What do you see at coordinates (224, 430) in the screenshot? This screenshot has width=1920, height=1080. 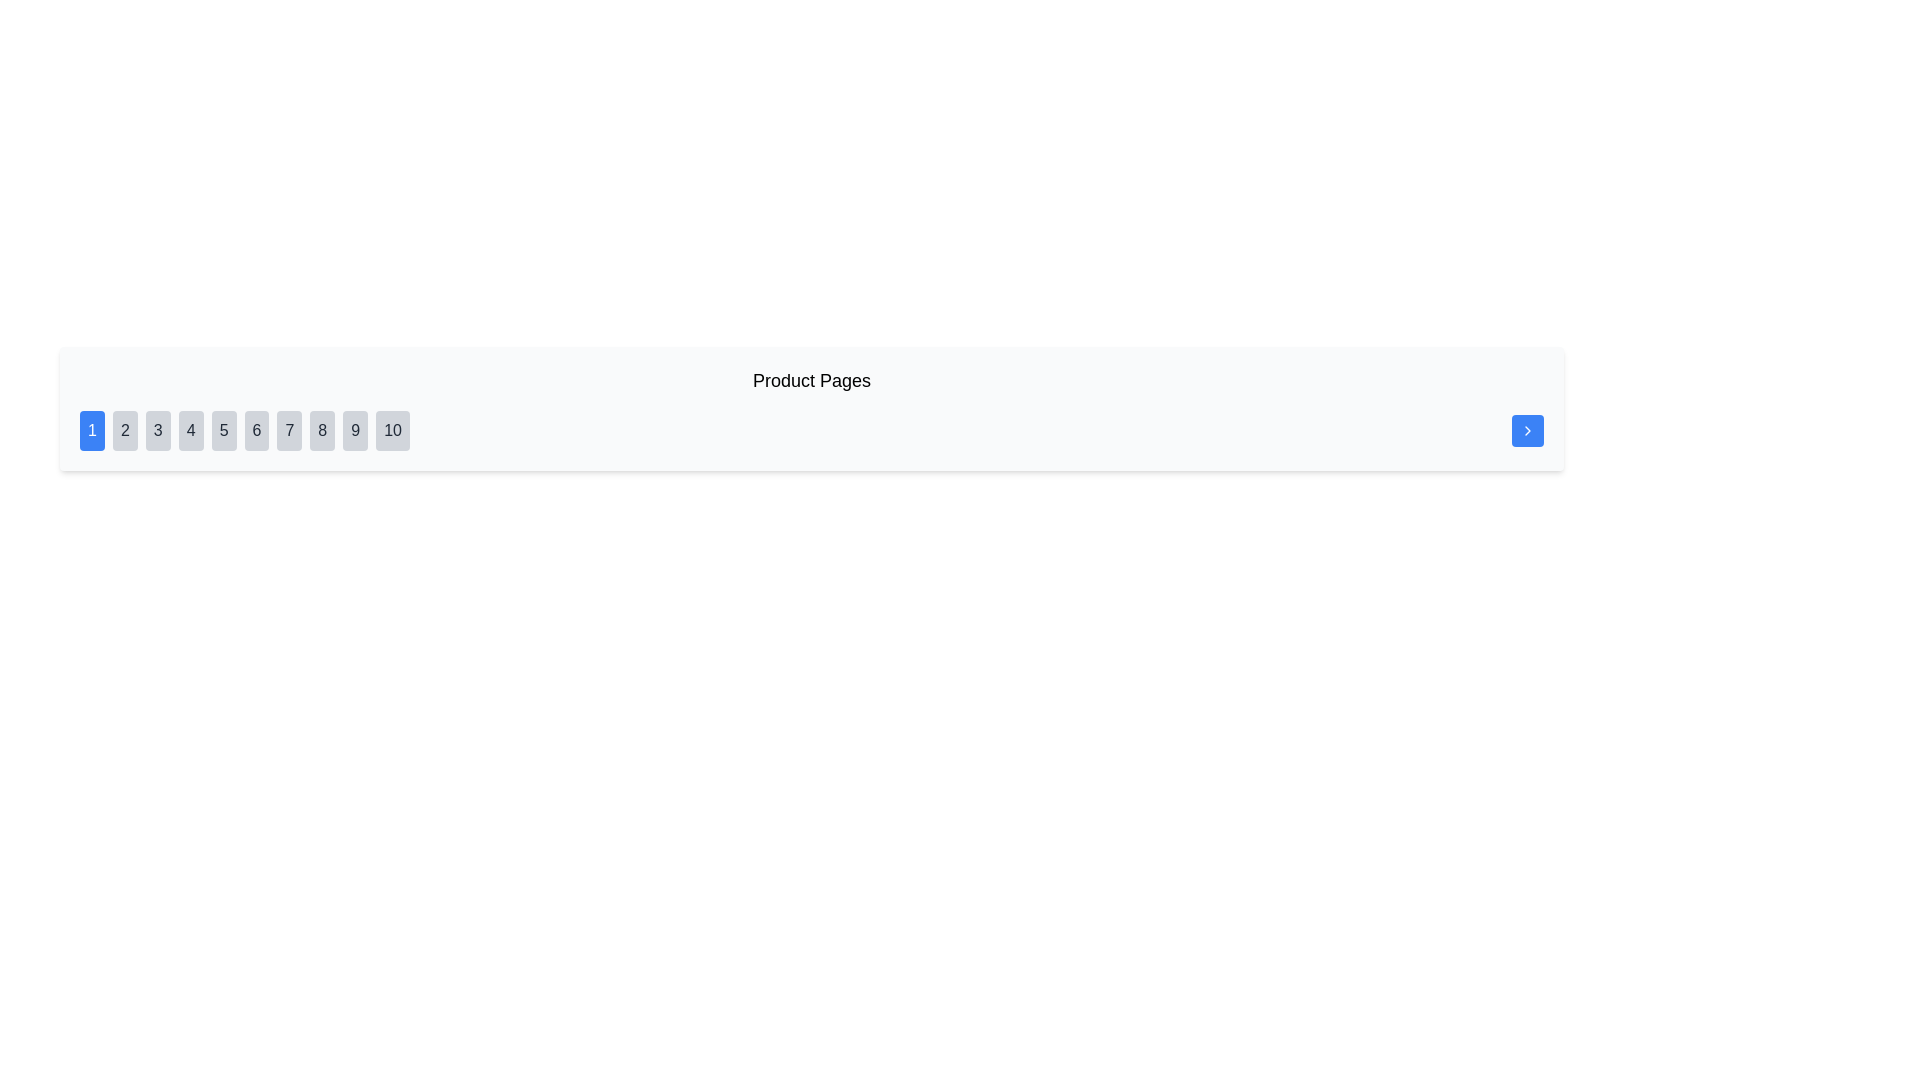 I see `the rectangular button labeled '5' with a rounded border` at bounding box center [224, 430].